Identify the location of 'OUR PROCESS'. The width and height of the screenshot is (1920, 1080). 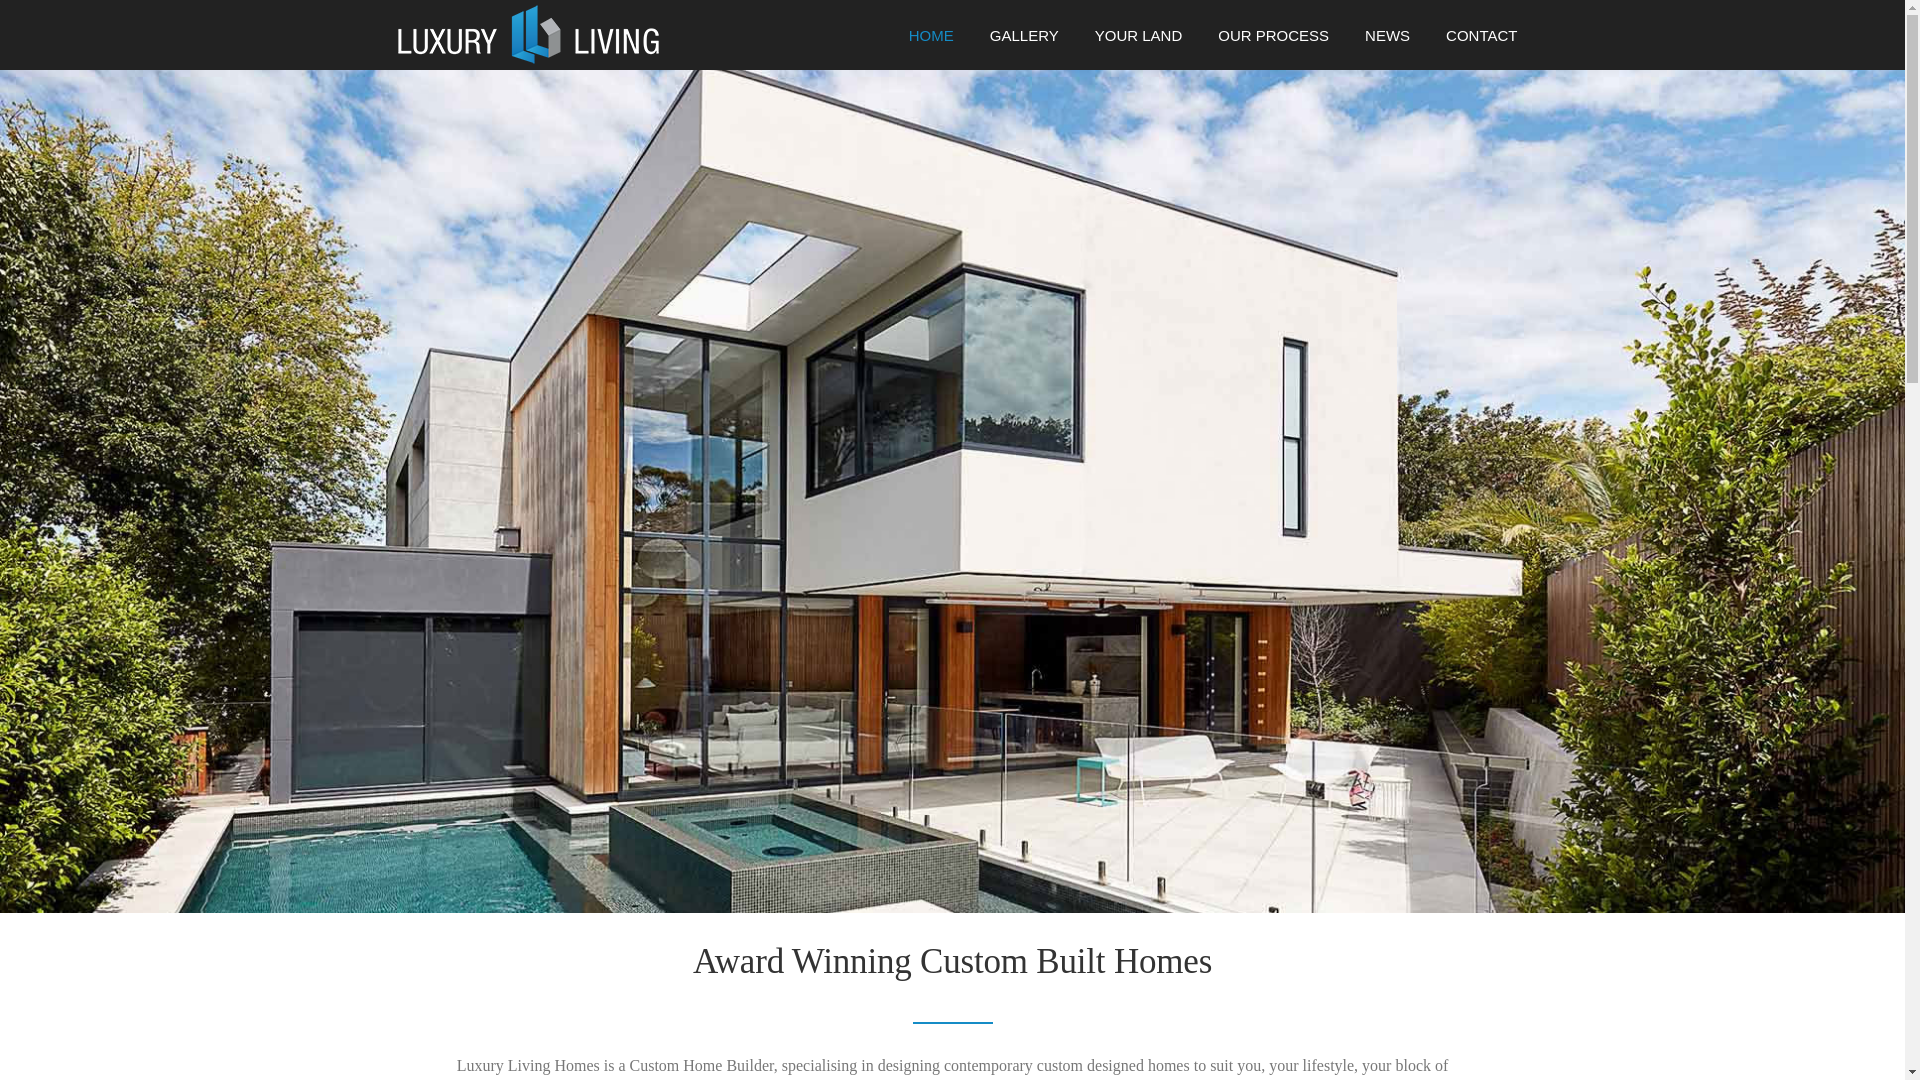
(1272, 43).